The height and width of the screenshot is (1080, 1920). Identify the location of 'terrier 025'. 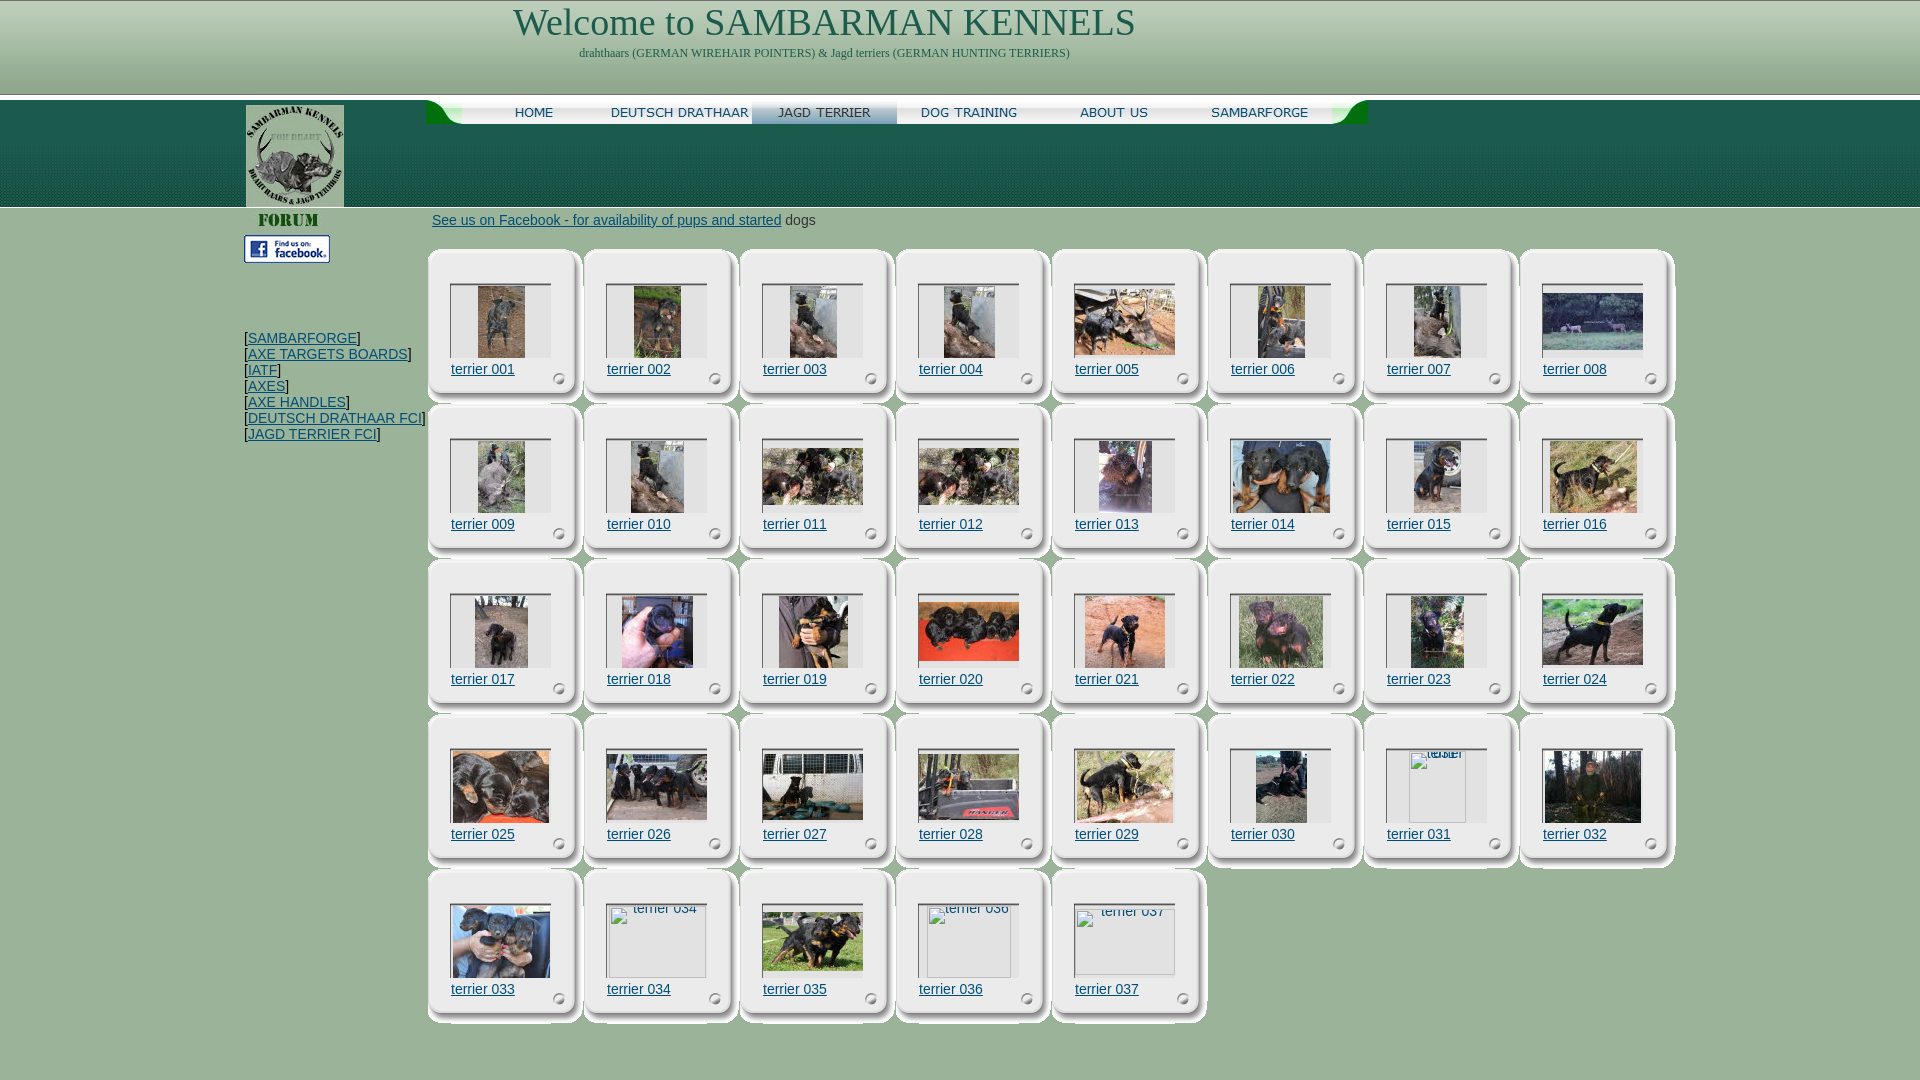
(483, 833).